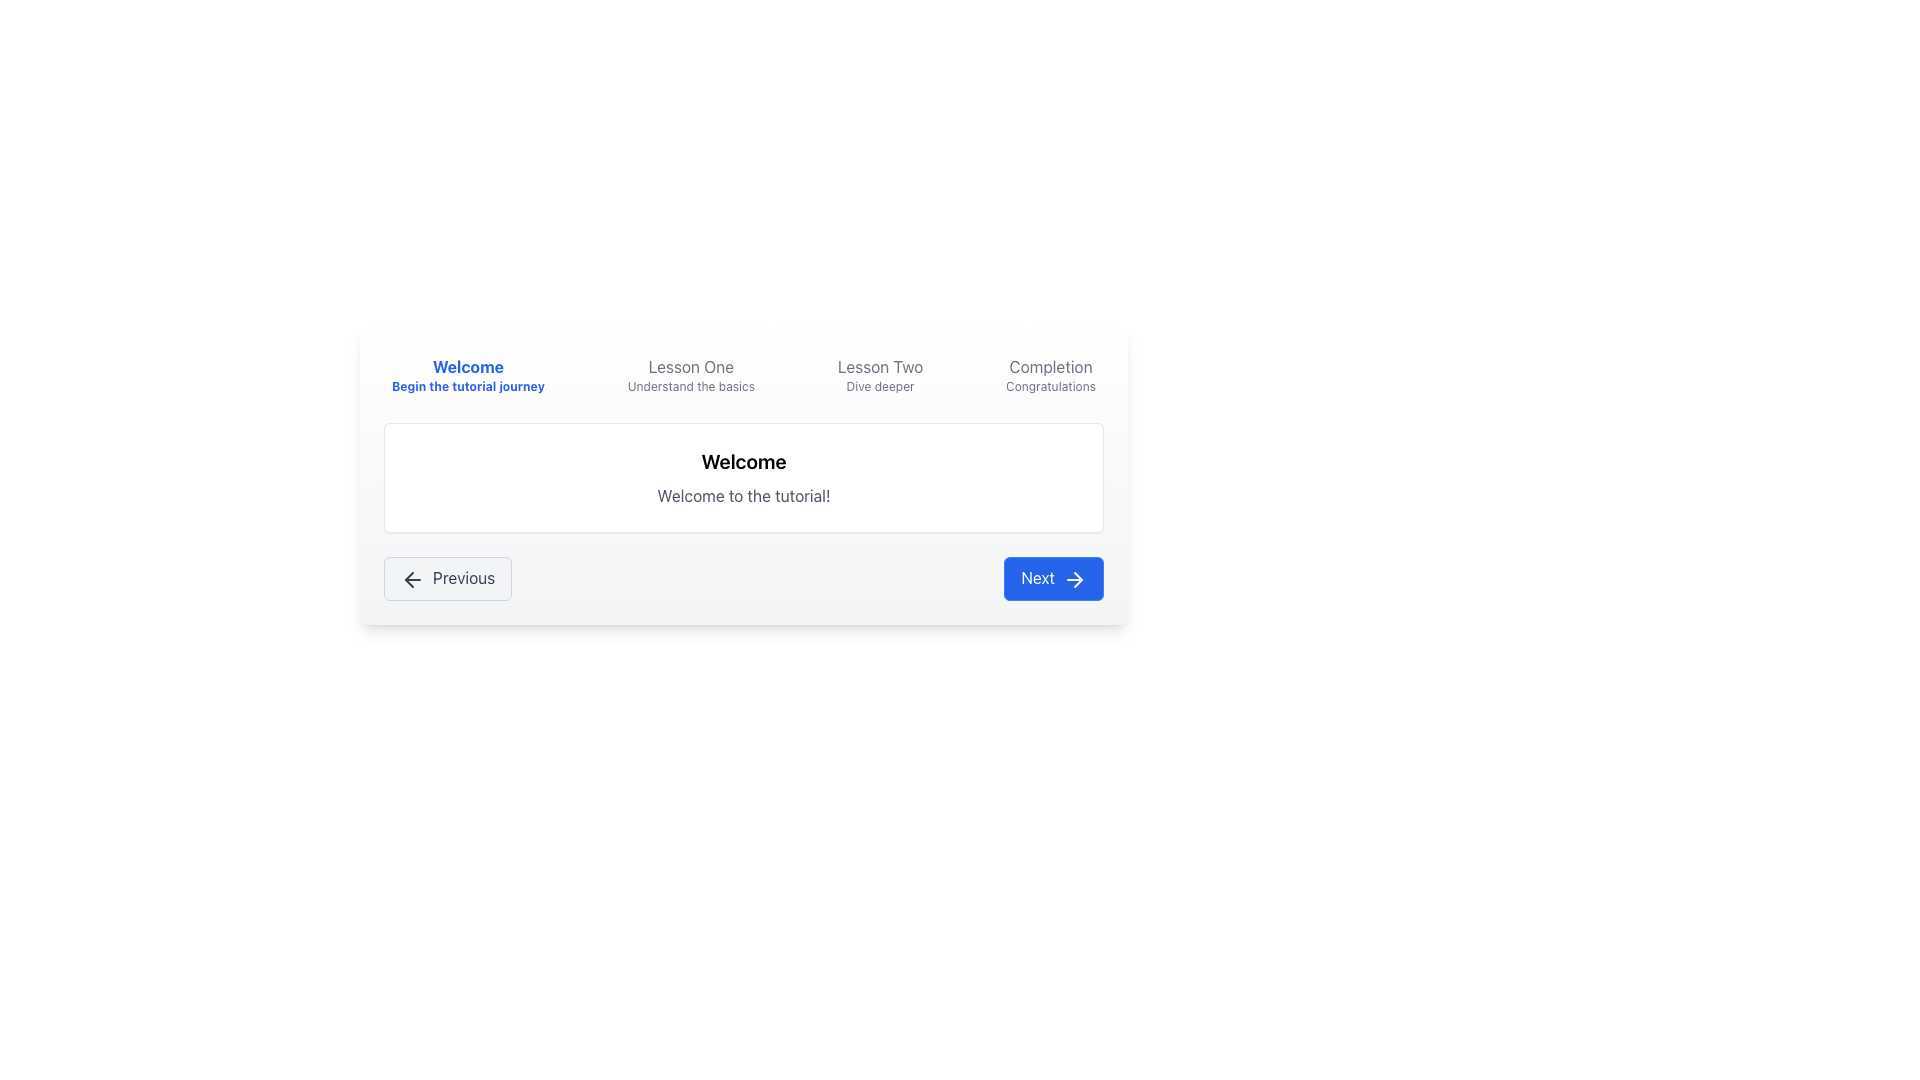 This screenshot has height=1080, width=1920. Describe the element at coordinates (743, 374) in the screenshot. I see `the text label representing the first tutorial lesson, which is located between 'Welcome' and 'Lesson Two' in the horizontally aligned sequence of tutorial steps` at that location.